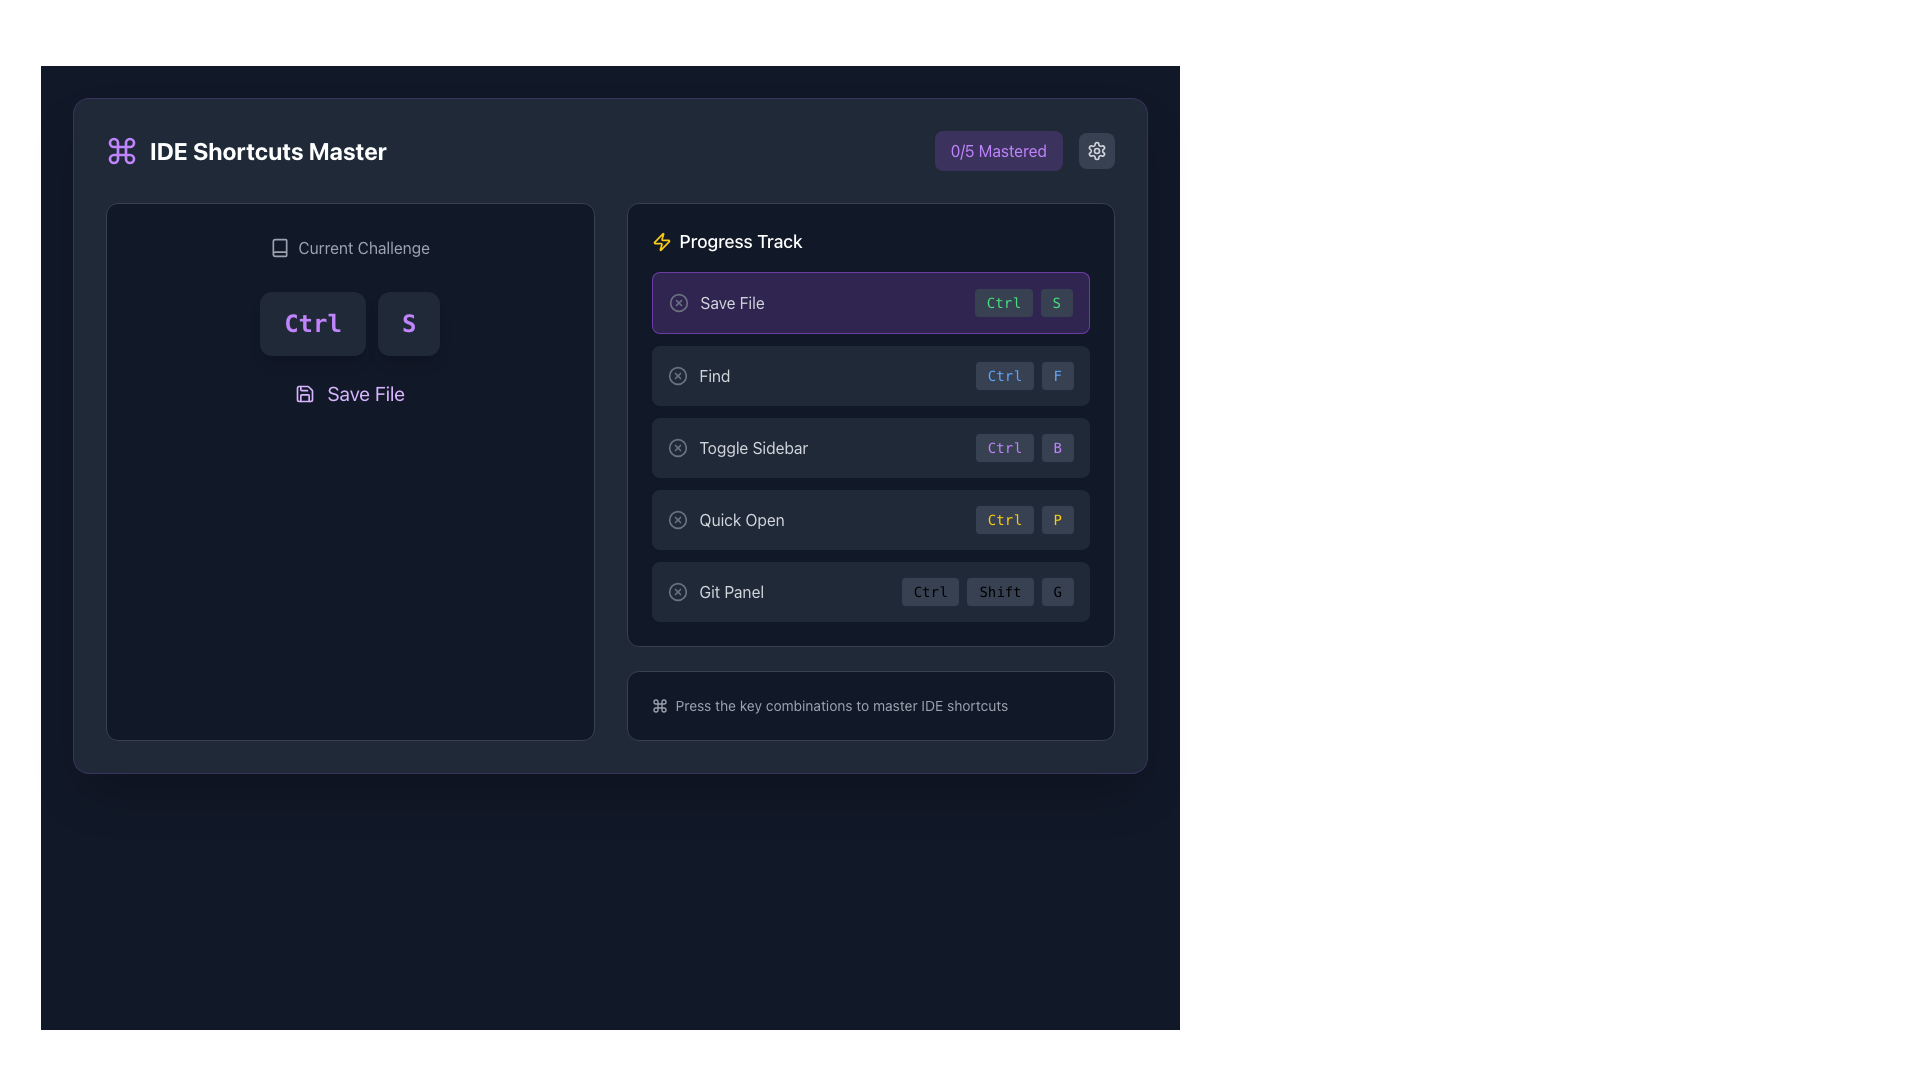  What do you see at coordinates (929, 590) in the screenshot?
I see `the static label indicating the 'Ctrl' key in the 'Git Panel' section, which is located in the bottom row of the 'Progress Track' section` at bounding box center [929, 590].